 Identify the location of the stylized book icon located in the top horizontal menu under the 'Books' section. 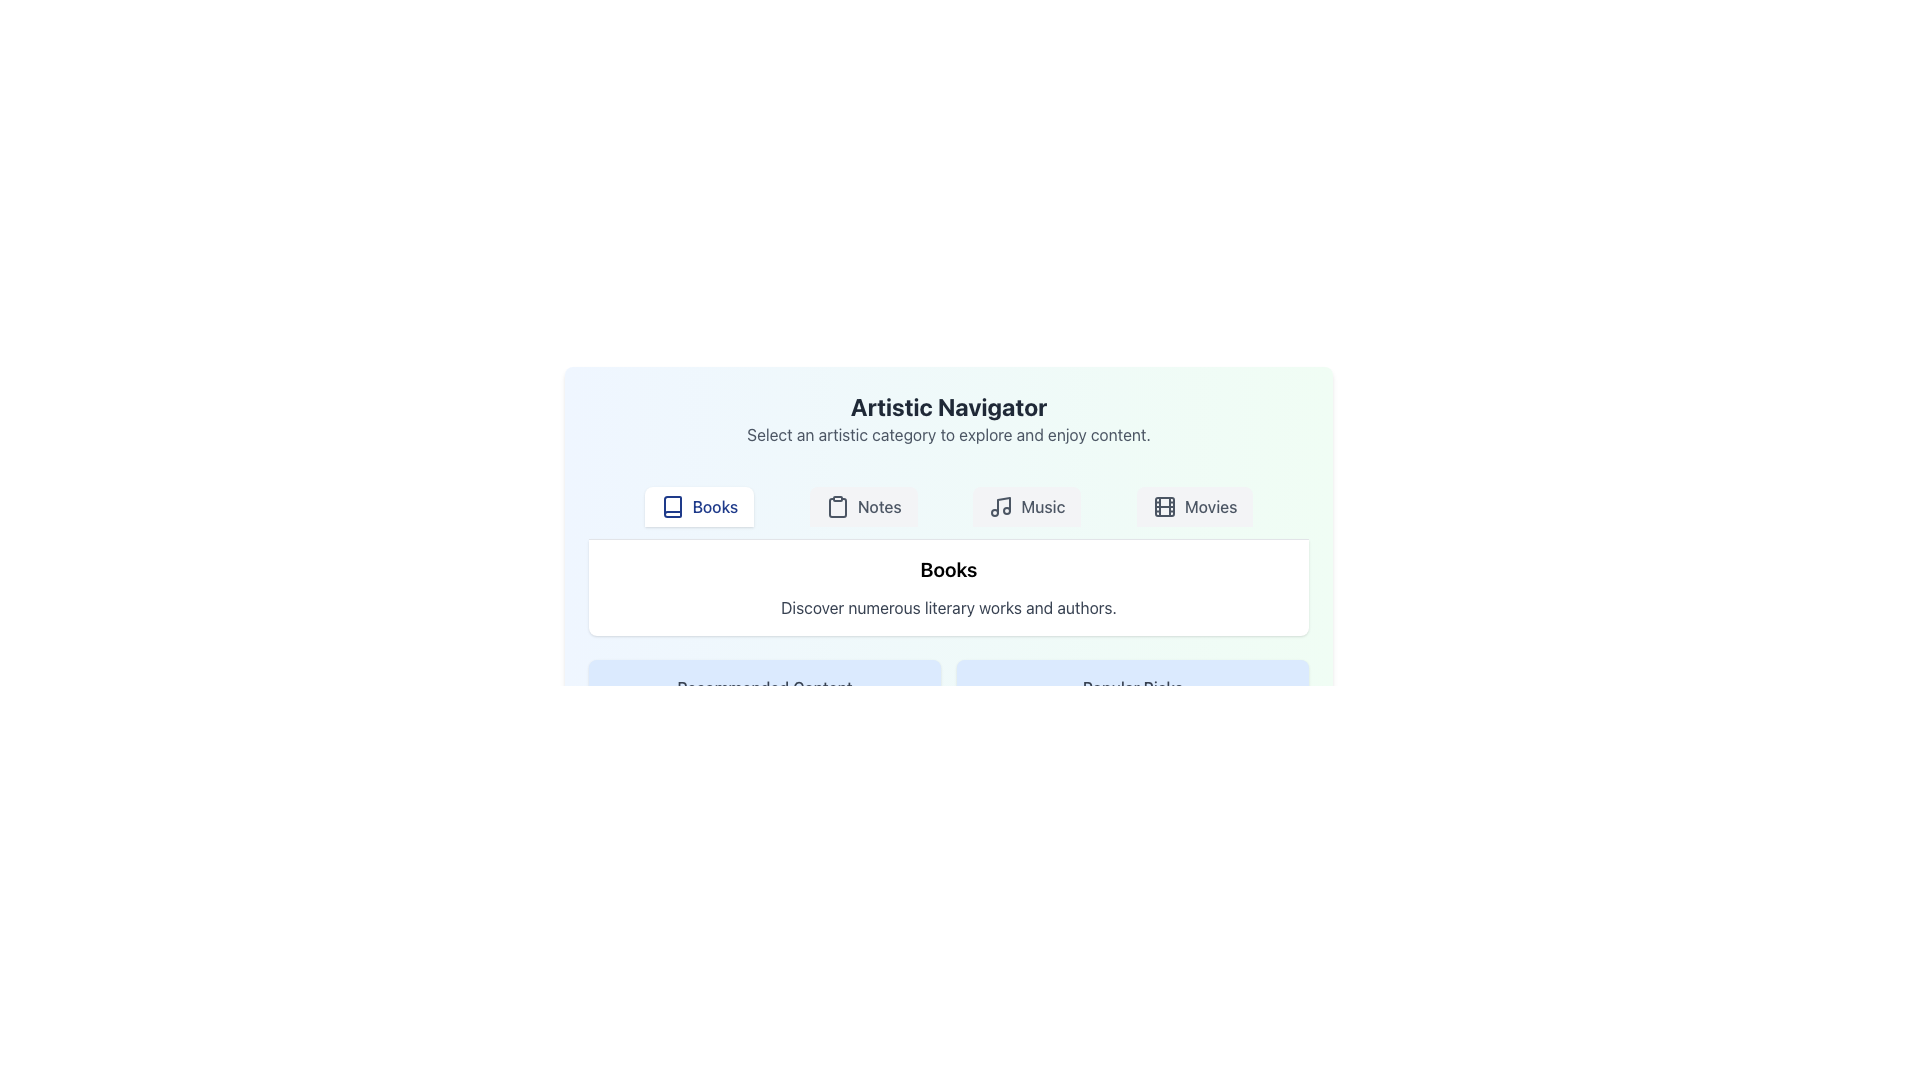
(672, 505).